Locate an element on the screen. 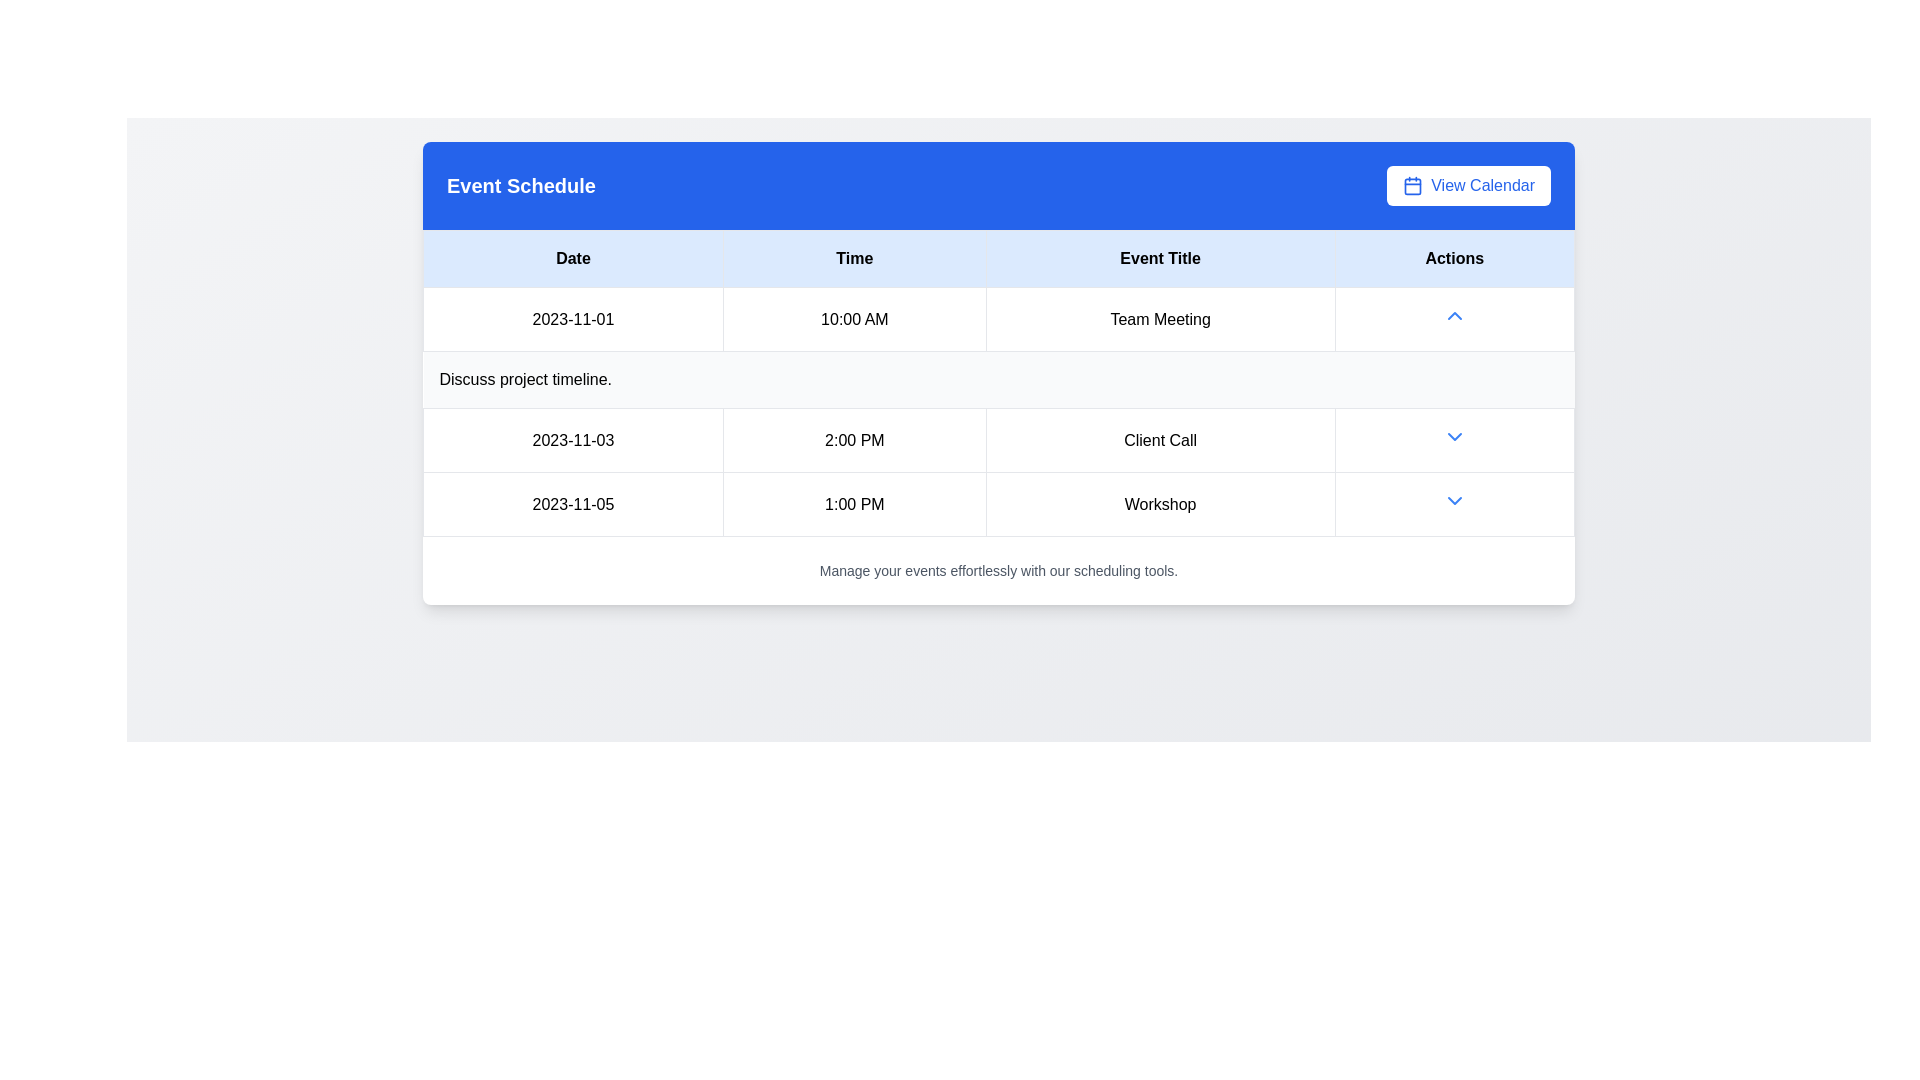  the header text cell for the 'Time' column in the table, located between the 'Date' and 'Event Title' cells, under the blue header 'Event Schedule' is located at coordinates (854, 257).